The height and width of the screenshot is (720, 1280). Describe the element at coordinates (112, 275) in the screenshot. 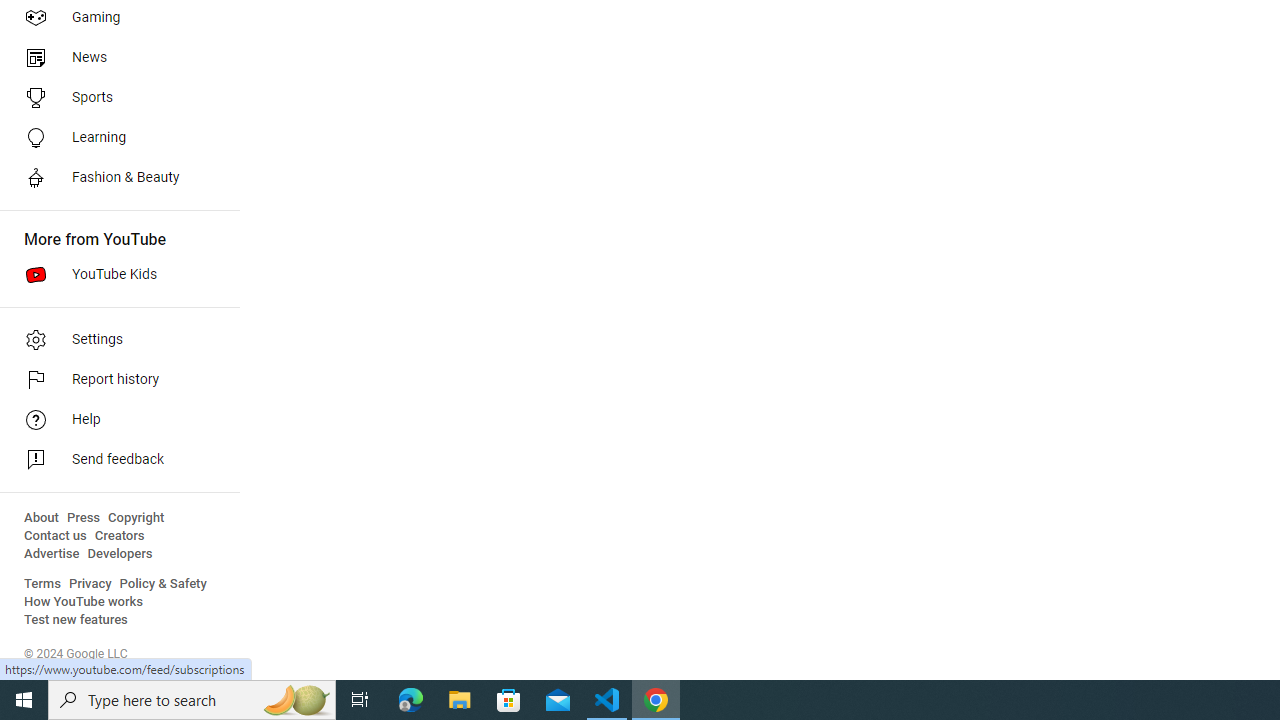

I see `'YouTube Kids'` at that location.